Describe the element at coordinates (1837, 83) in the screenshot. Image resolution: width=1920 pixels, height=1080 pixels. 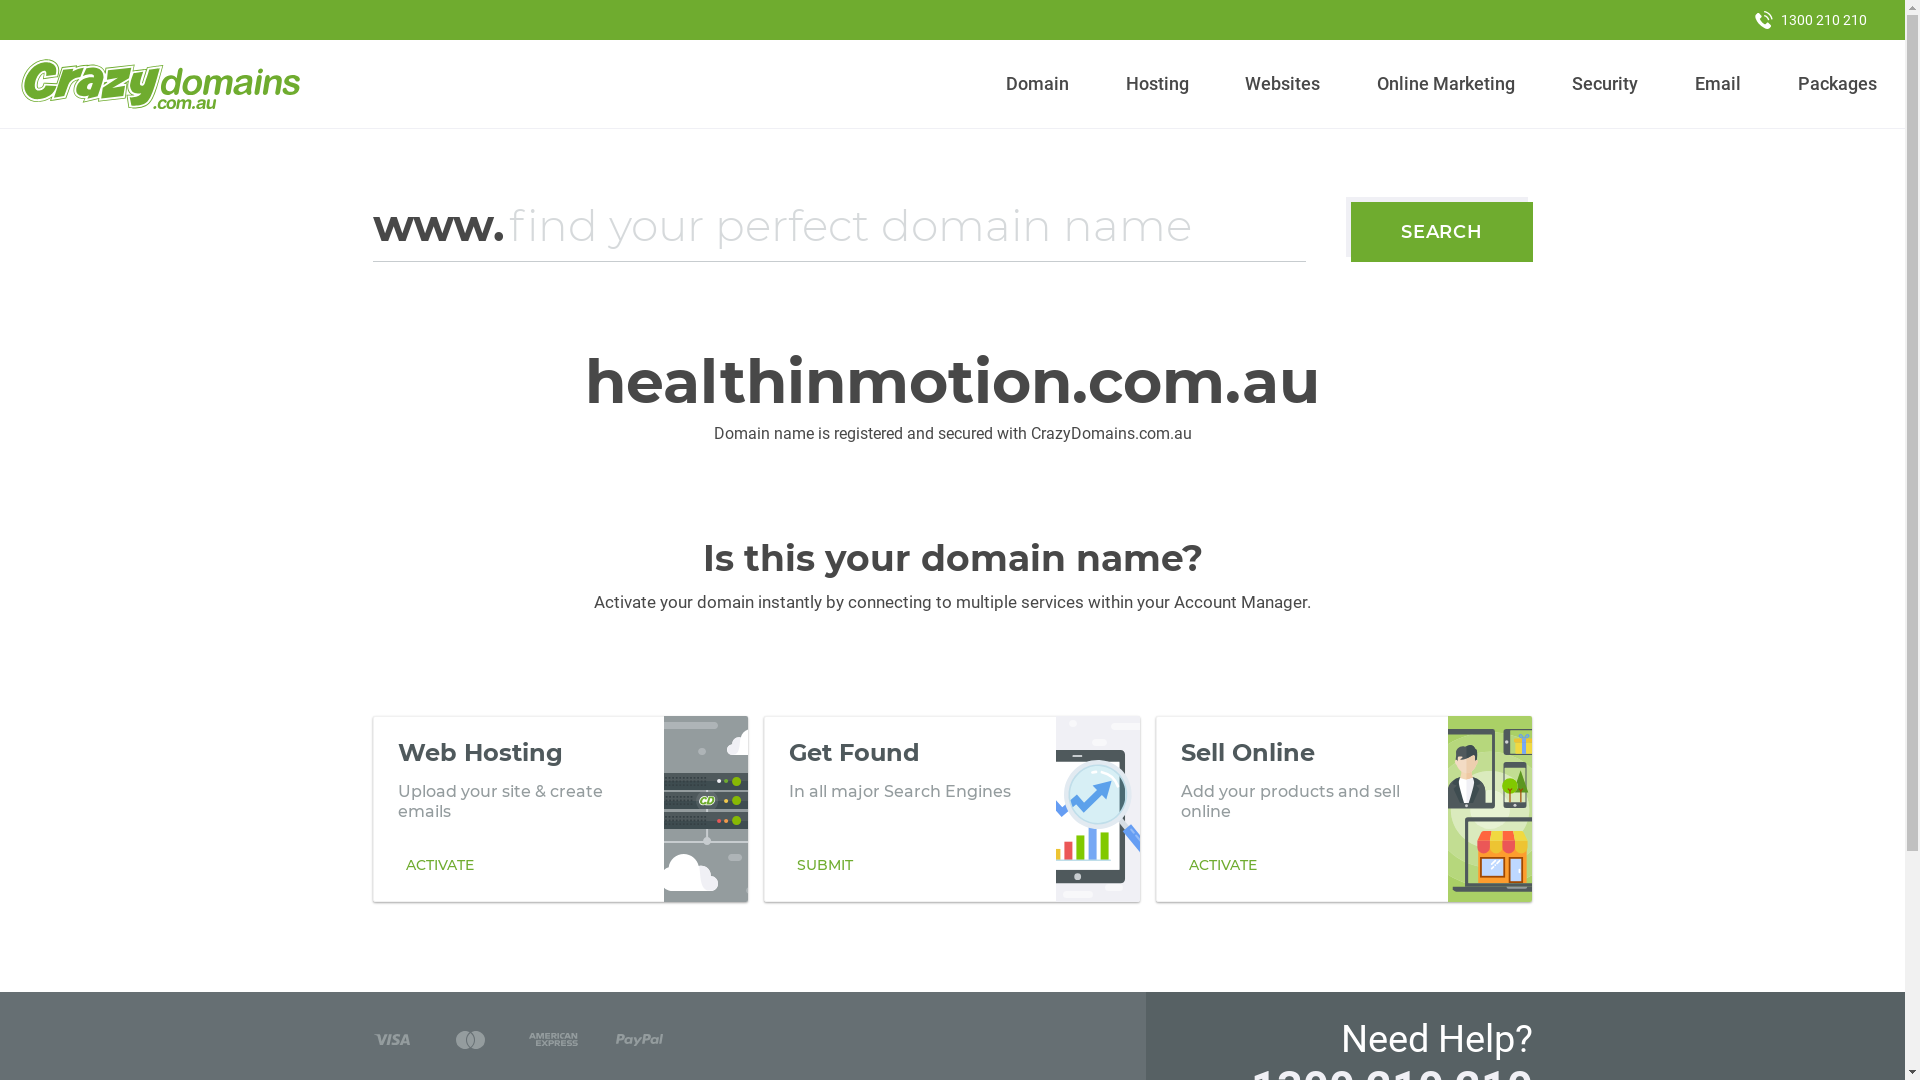
I see `'Packages'` at that location.